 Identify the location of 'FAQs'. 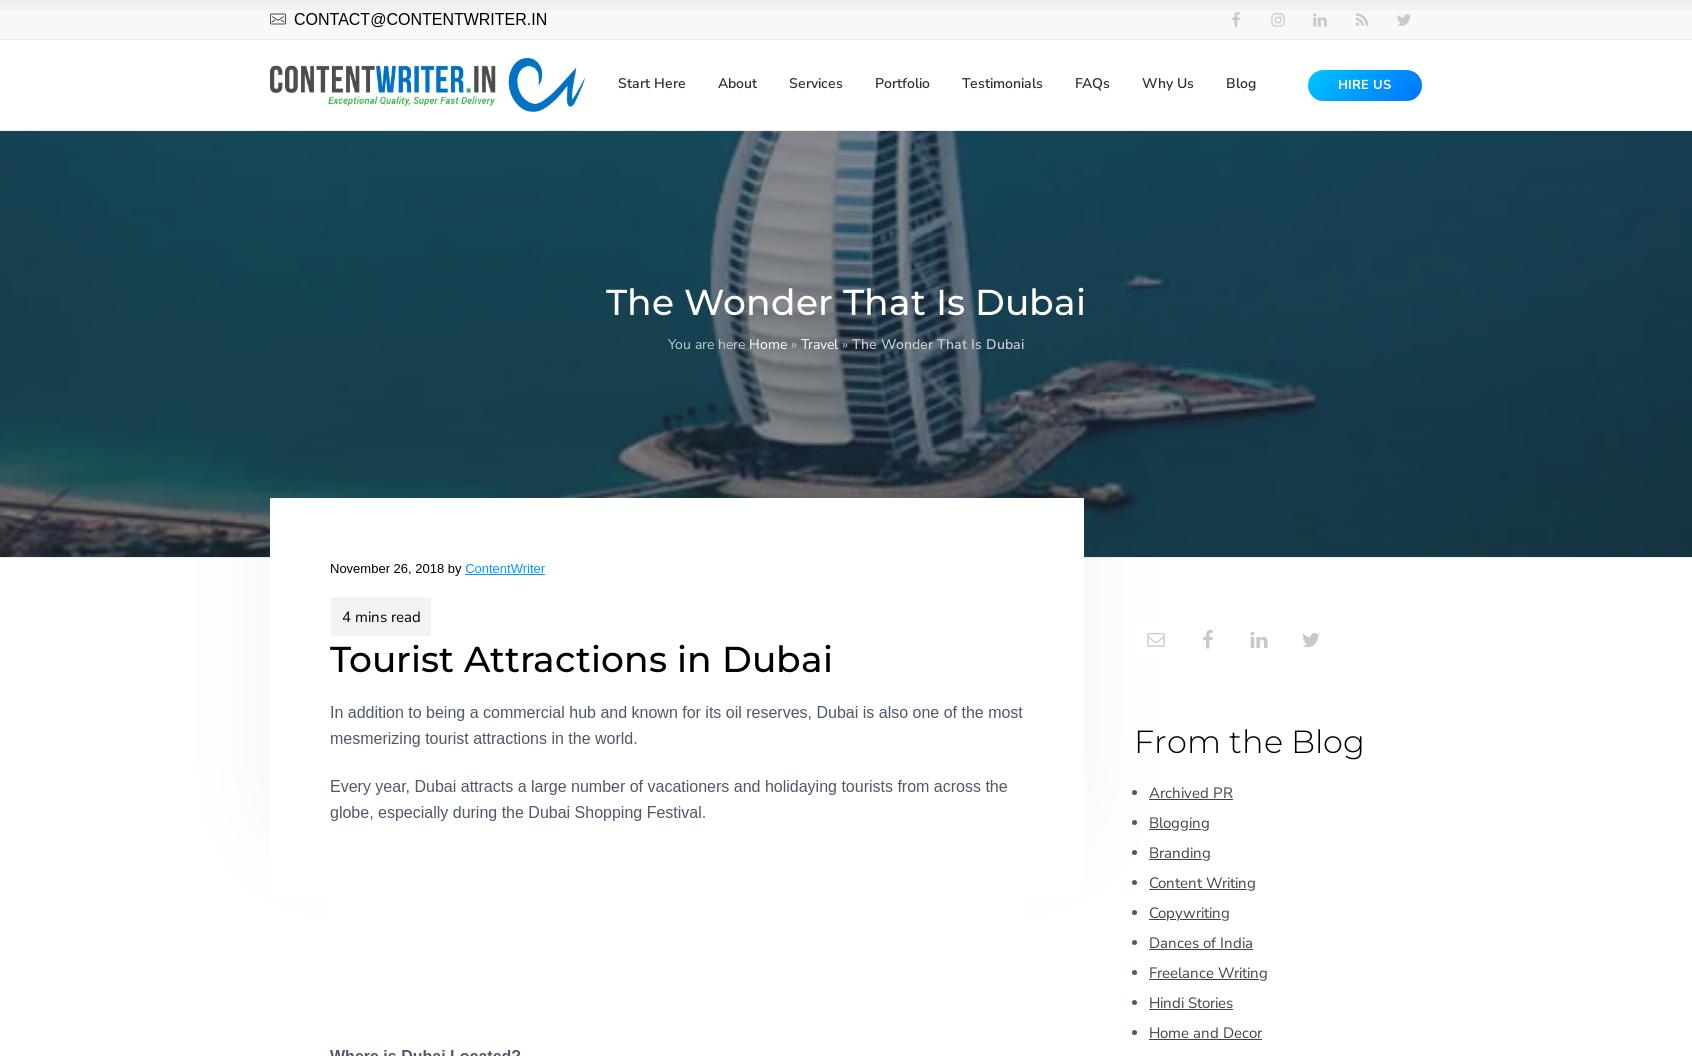
(1091, 87).